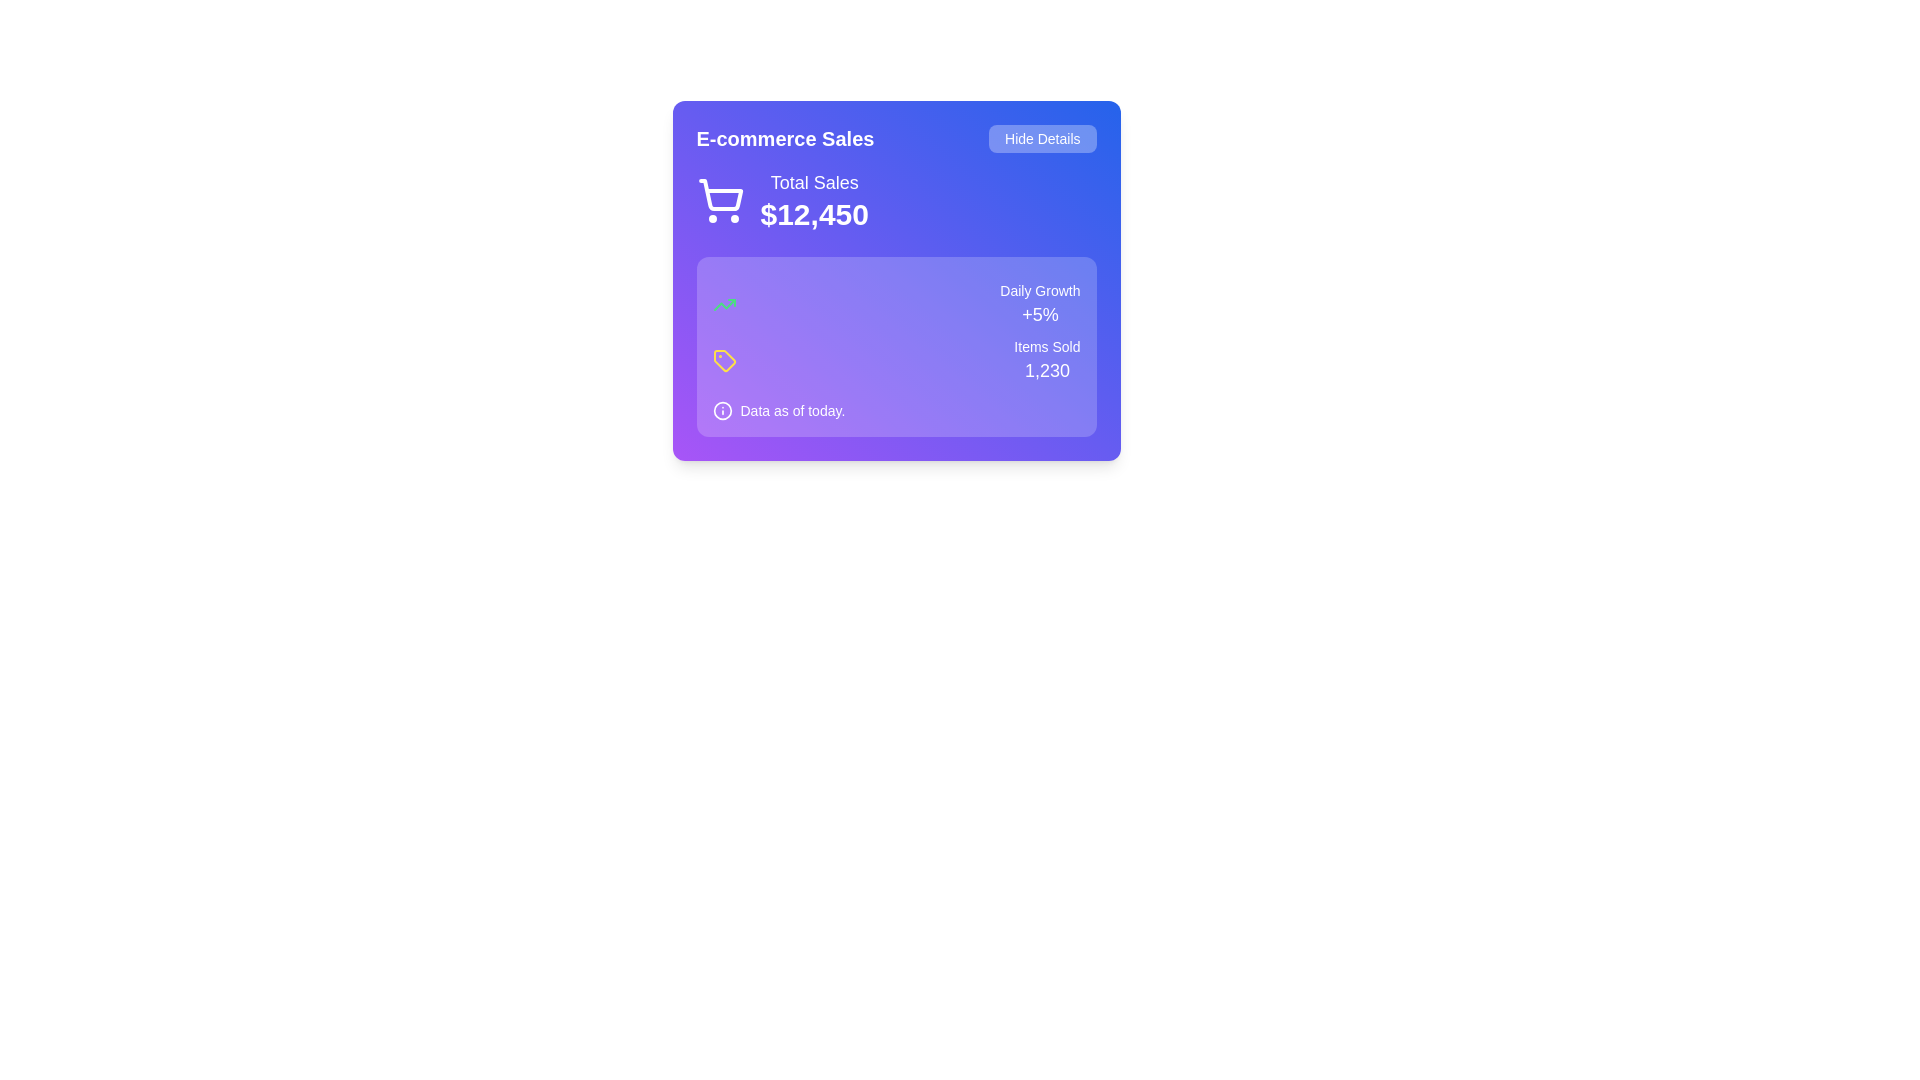 The image size is (1920, 1080). Describe the element at coordinates (723, 361) in the screenshot. I see `the stylized yellow price tag icon located near the center of the purple panel in the interface` at that location.